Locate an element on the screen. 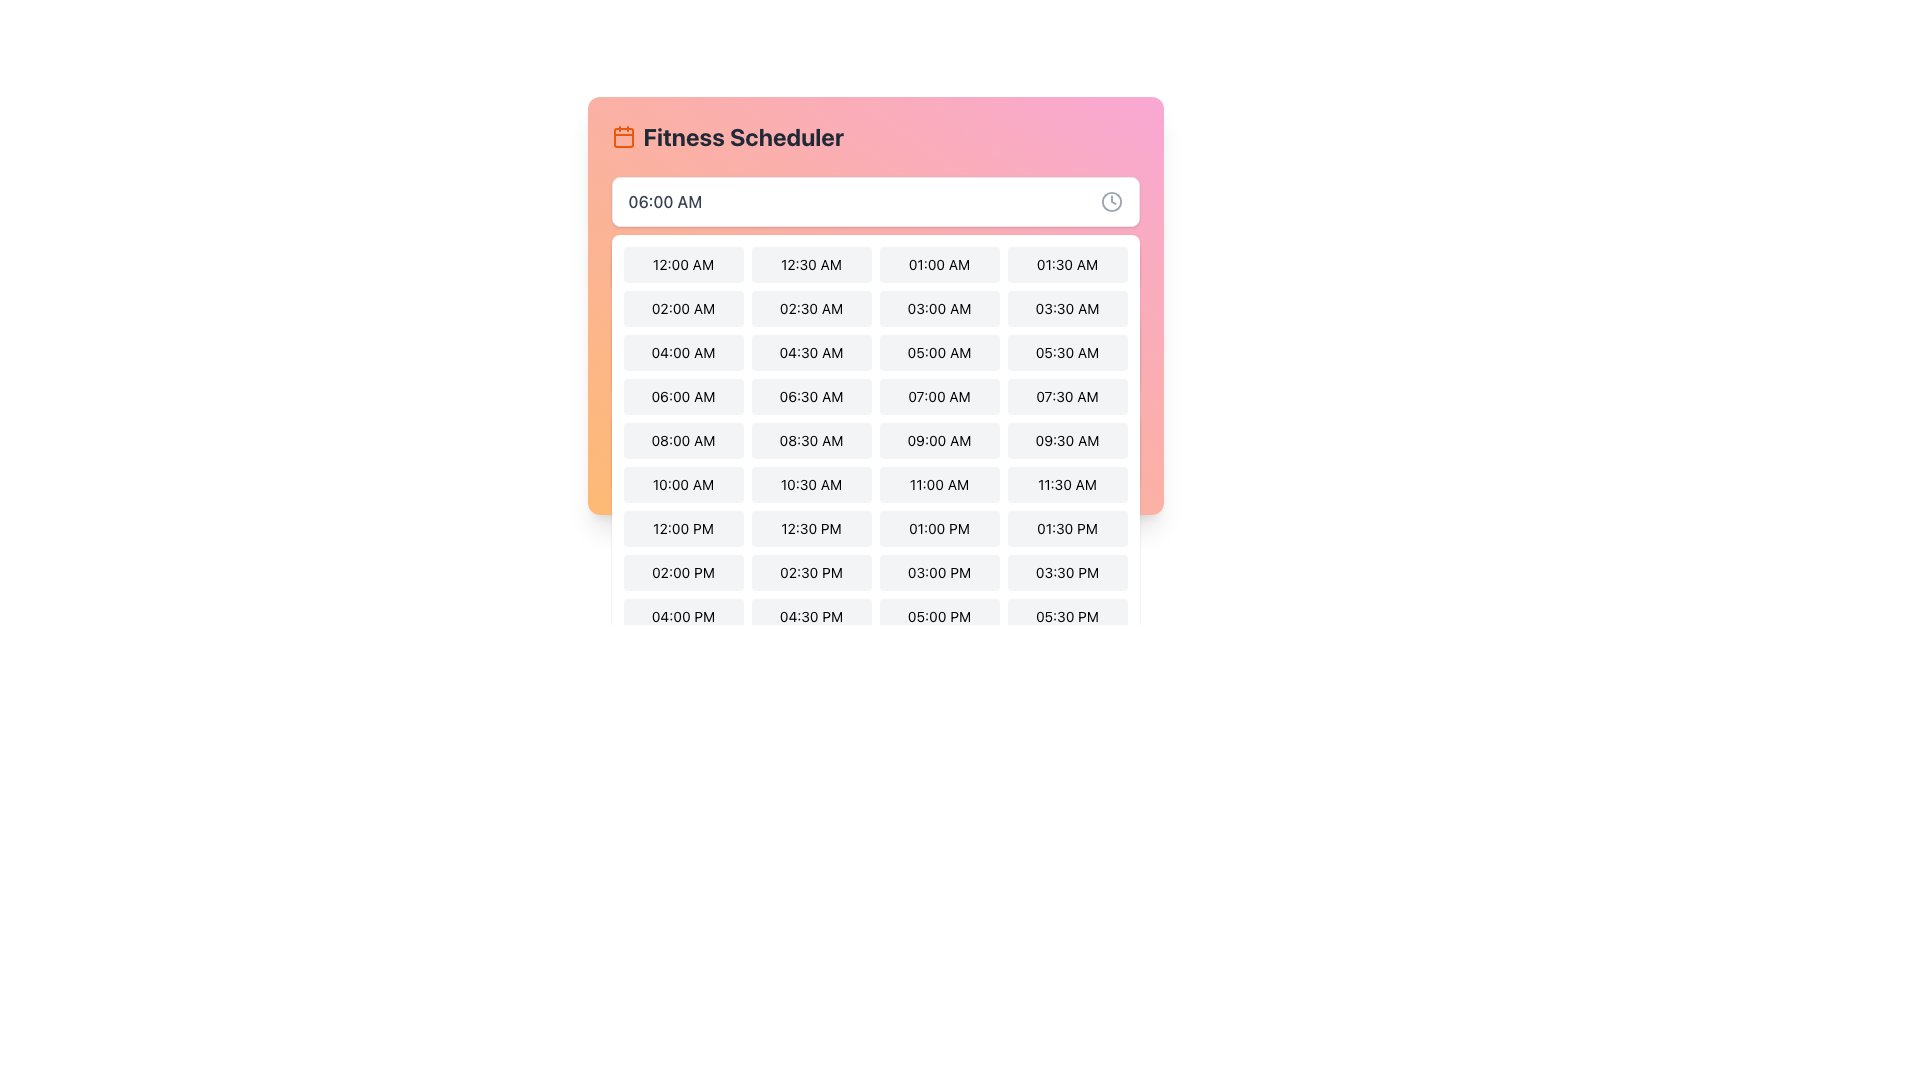  the Time option button labeled '05:00 AM' with soft rounded corners in the third column, third row of the grid layout in the Fitness Scheduler menu is located at coordinates (938, 352).